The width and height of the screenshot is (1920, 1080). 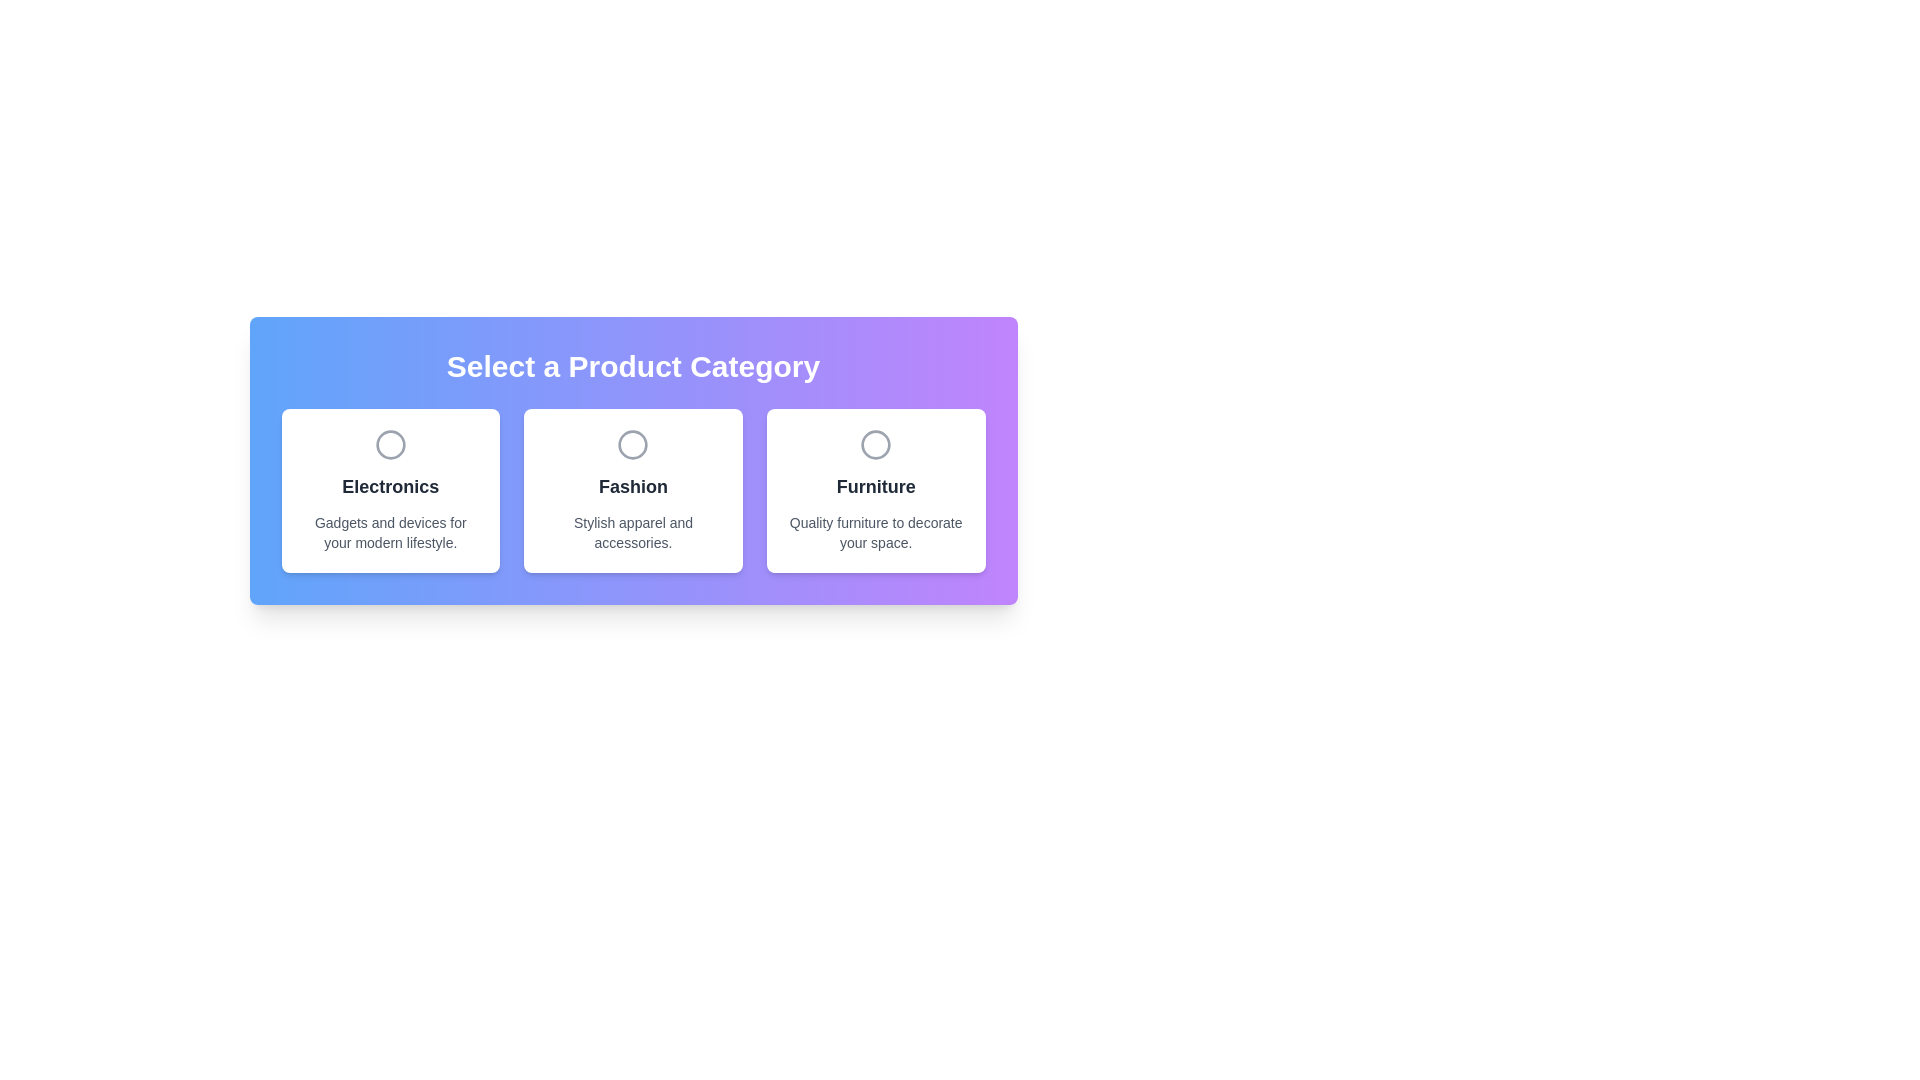 What do you see at coordinates (390, 443) in the screenshot?
I see `the gray circular icon with a thin outline located at the top center of the 'Electronics' card, positioned under the title 'Select a Product Category'` at bounding box center [390, 443].